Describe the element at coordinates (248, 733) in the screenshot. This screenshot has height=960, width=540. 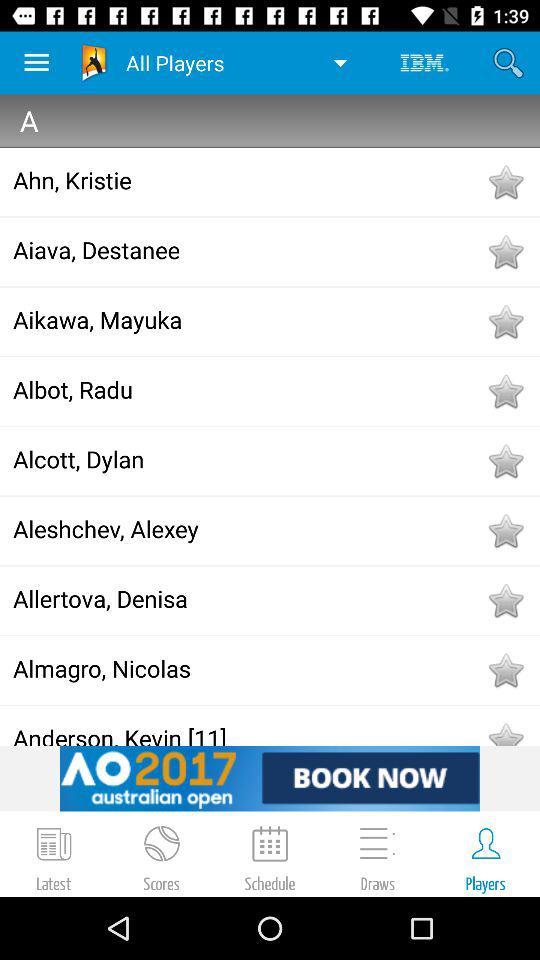
I see `anderson, kevin [11]` at that location.